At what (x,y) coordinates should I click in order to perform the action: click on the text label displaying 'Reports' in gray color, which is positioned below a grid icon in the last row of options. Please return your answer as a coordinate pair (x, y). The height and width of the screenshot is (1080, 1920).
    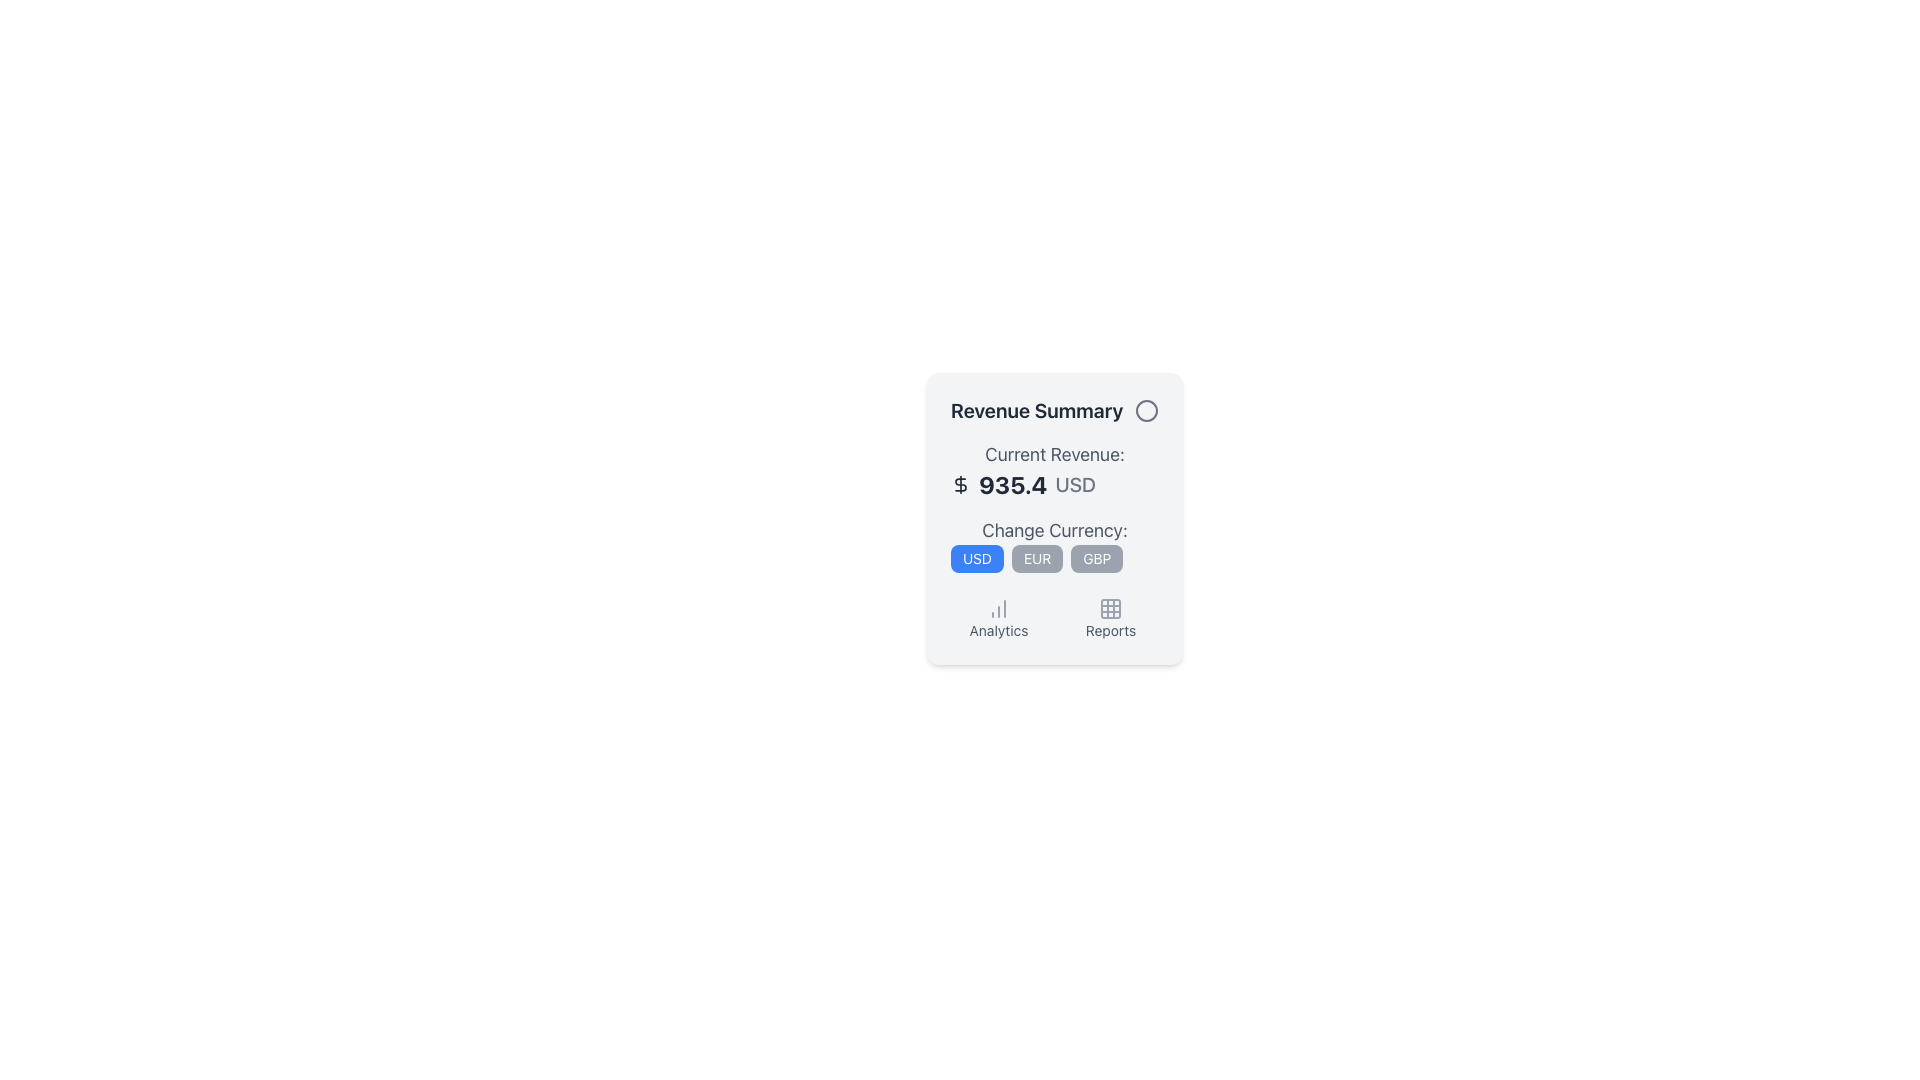
    Looking at the image, I should click on (1109, 631).